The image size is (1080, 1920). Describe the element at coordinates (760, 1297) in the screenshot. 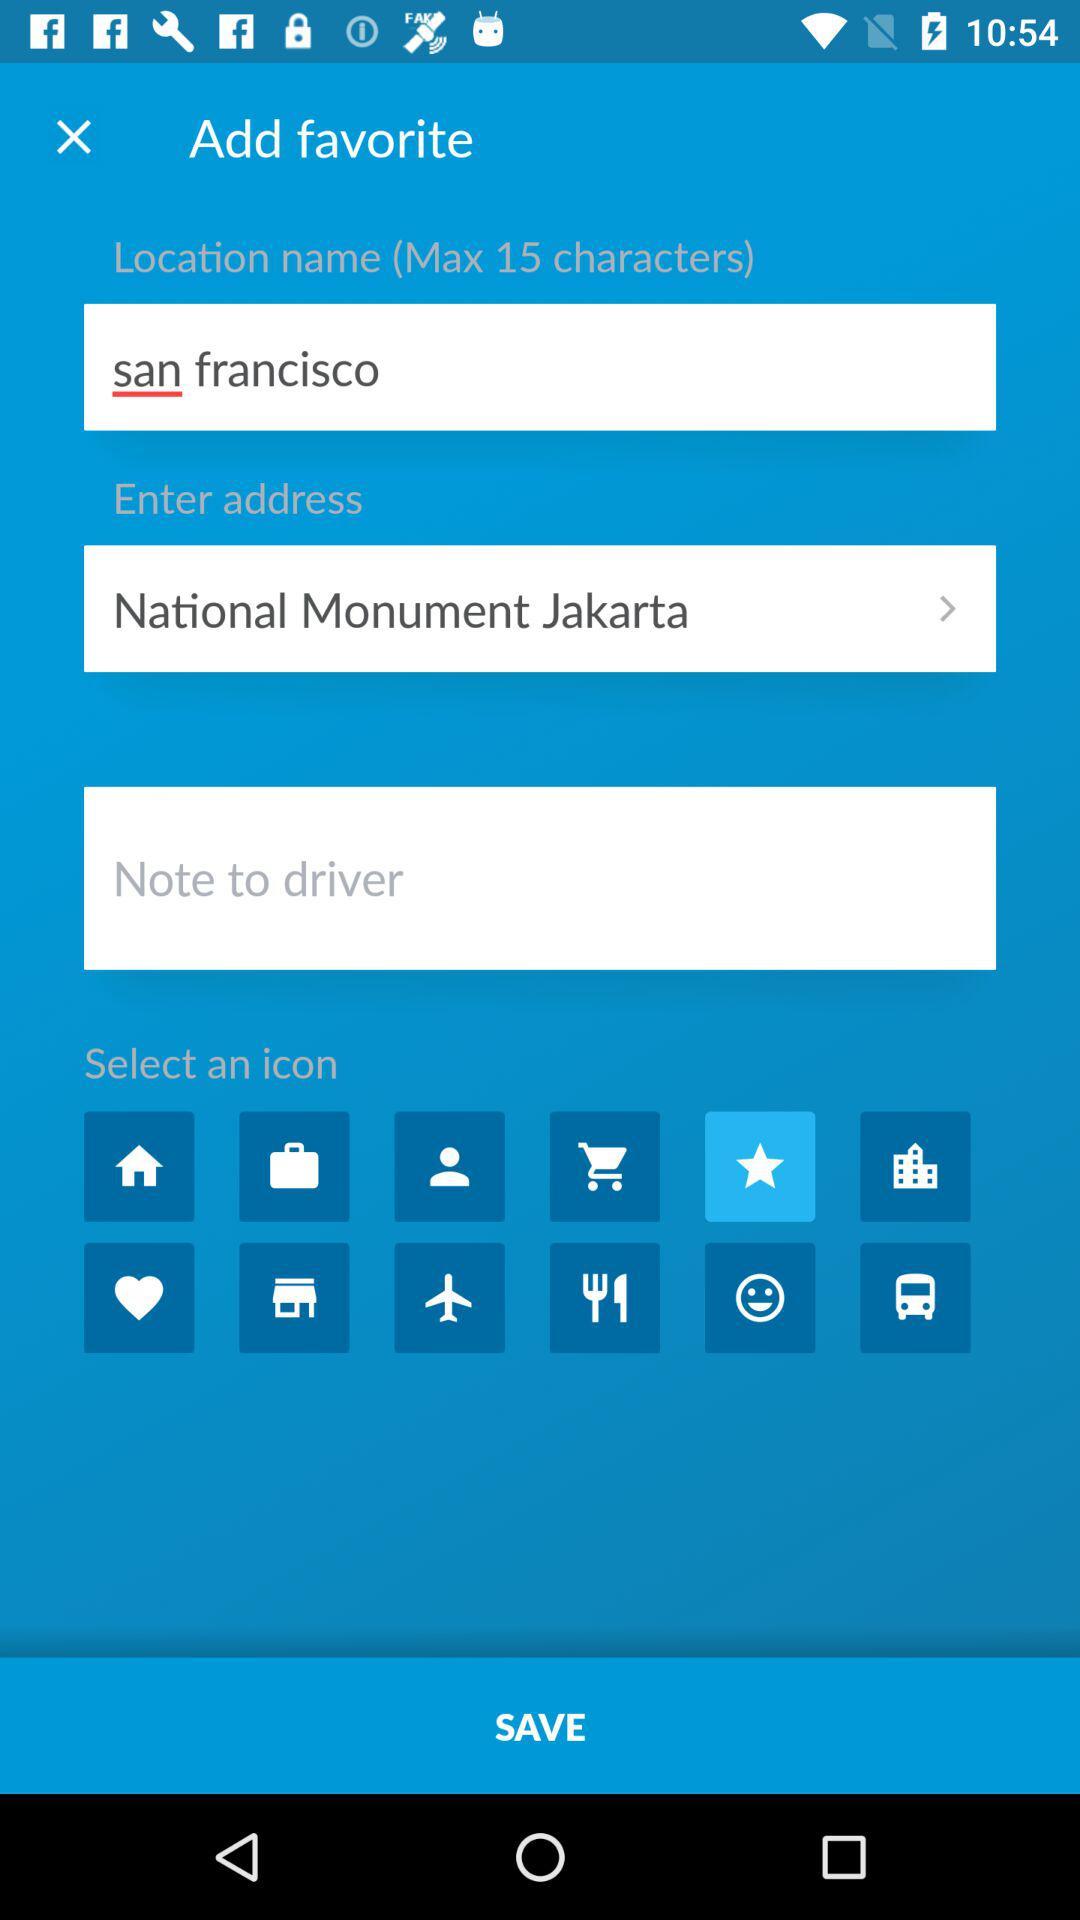

I see `smiley face` at that location.